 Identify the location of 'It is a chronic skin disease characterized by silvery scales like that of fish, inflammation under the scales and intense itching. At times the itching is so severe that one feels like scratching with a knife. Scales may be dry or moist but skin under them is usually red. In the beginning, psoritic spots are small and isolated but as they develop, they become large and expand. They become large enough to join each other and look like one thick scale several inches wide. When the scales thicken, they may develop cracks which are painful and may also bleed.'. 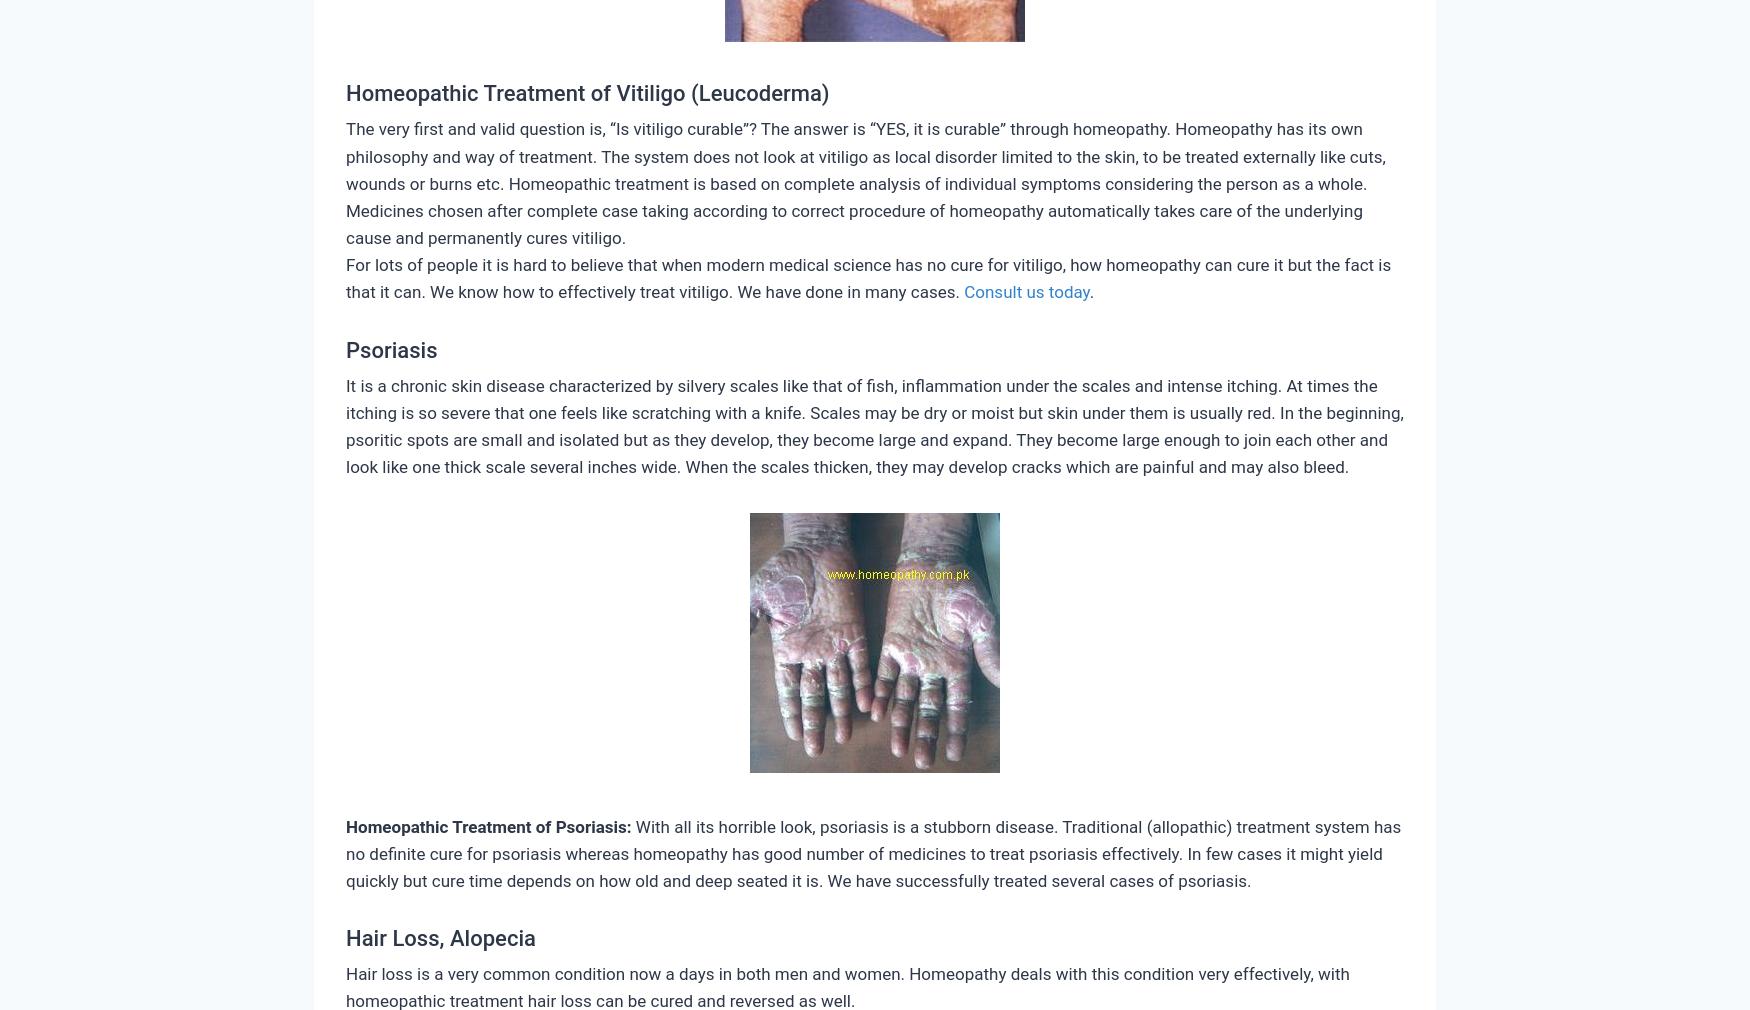
(345, 426).